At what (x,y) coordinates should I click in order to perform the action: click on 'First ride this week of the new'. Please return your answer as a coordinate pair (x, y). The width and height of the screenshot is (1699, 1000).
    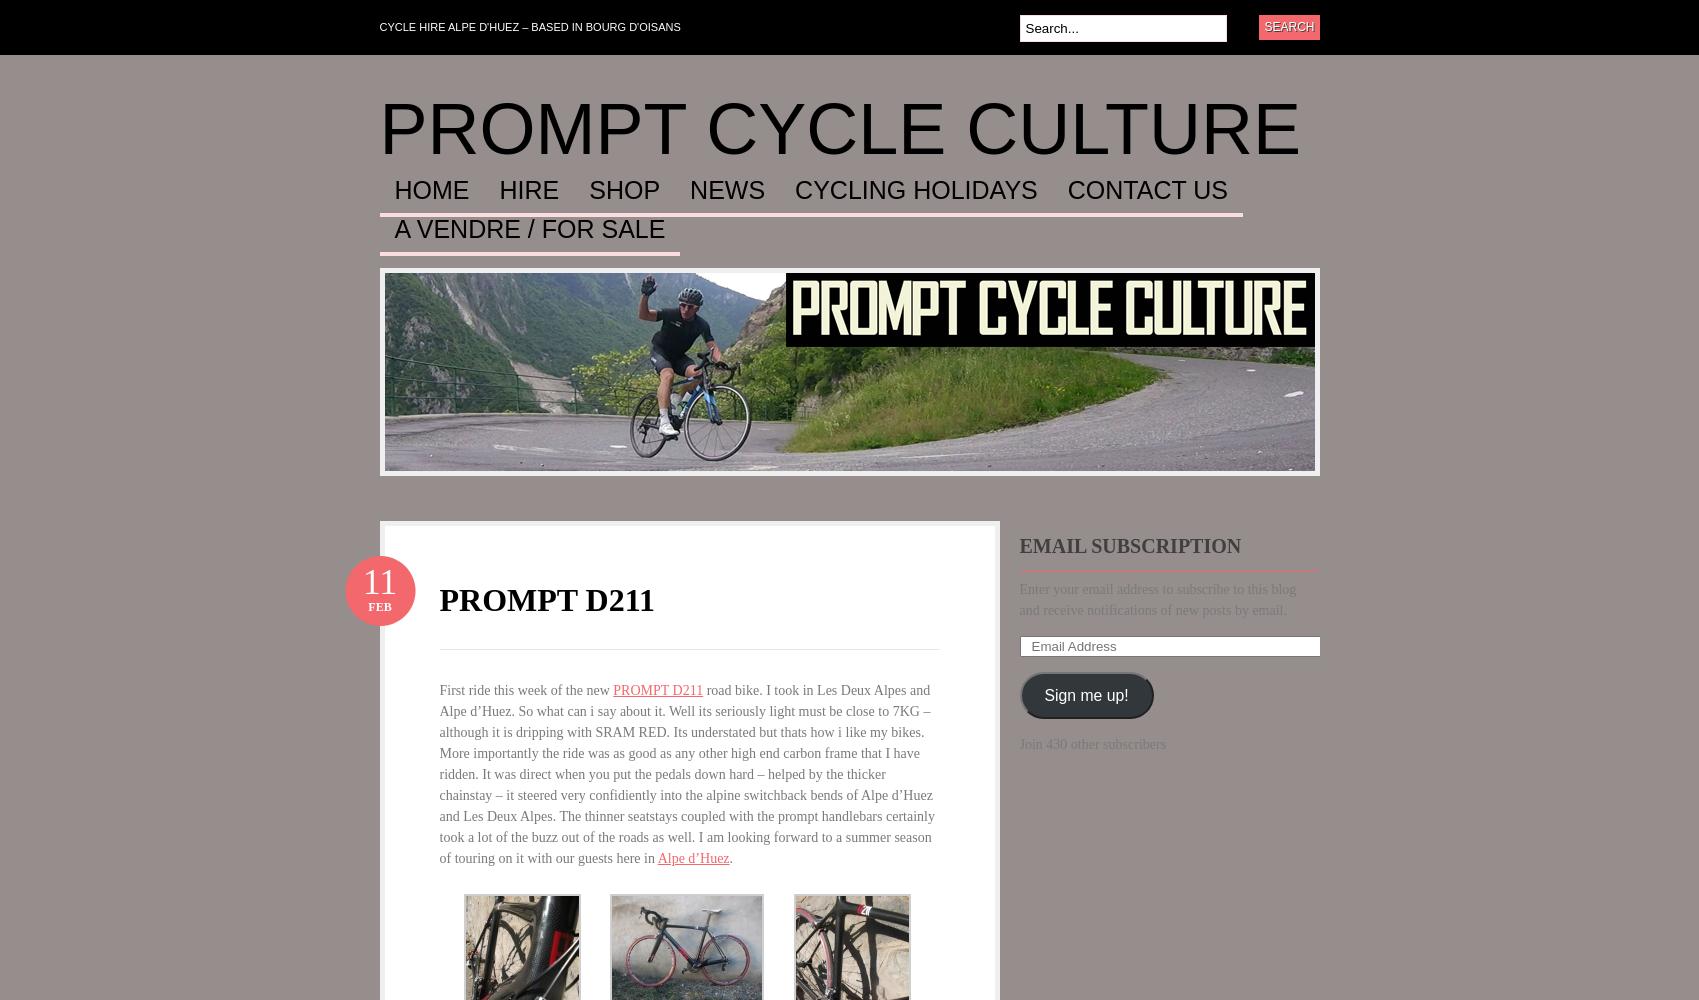
    Looking at the image, I should click on (525, 689).